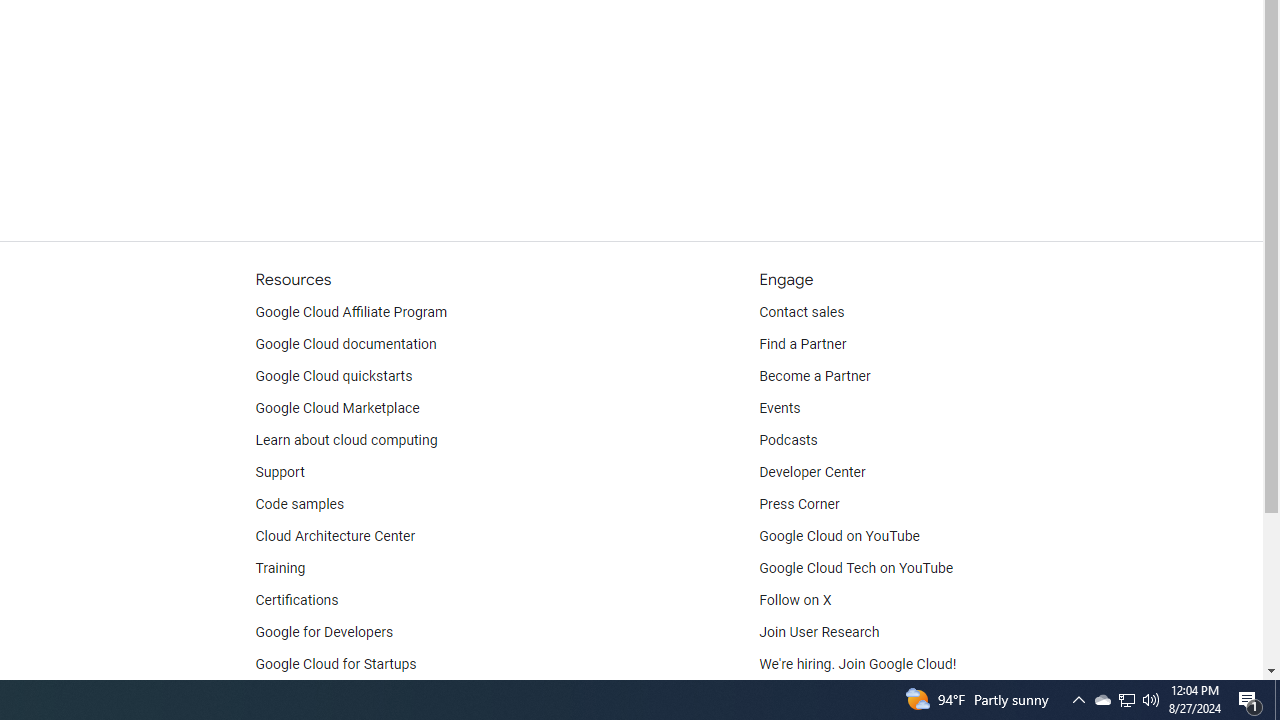  I want to click on 'Events', so click(779, 407).